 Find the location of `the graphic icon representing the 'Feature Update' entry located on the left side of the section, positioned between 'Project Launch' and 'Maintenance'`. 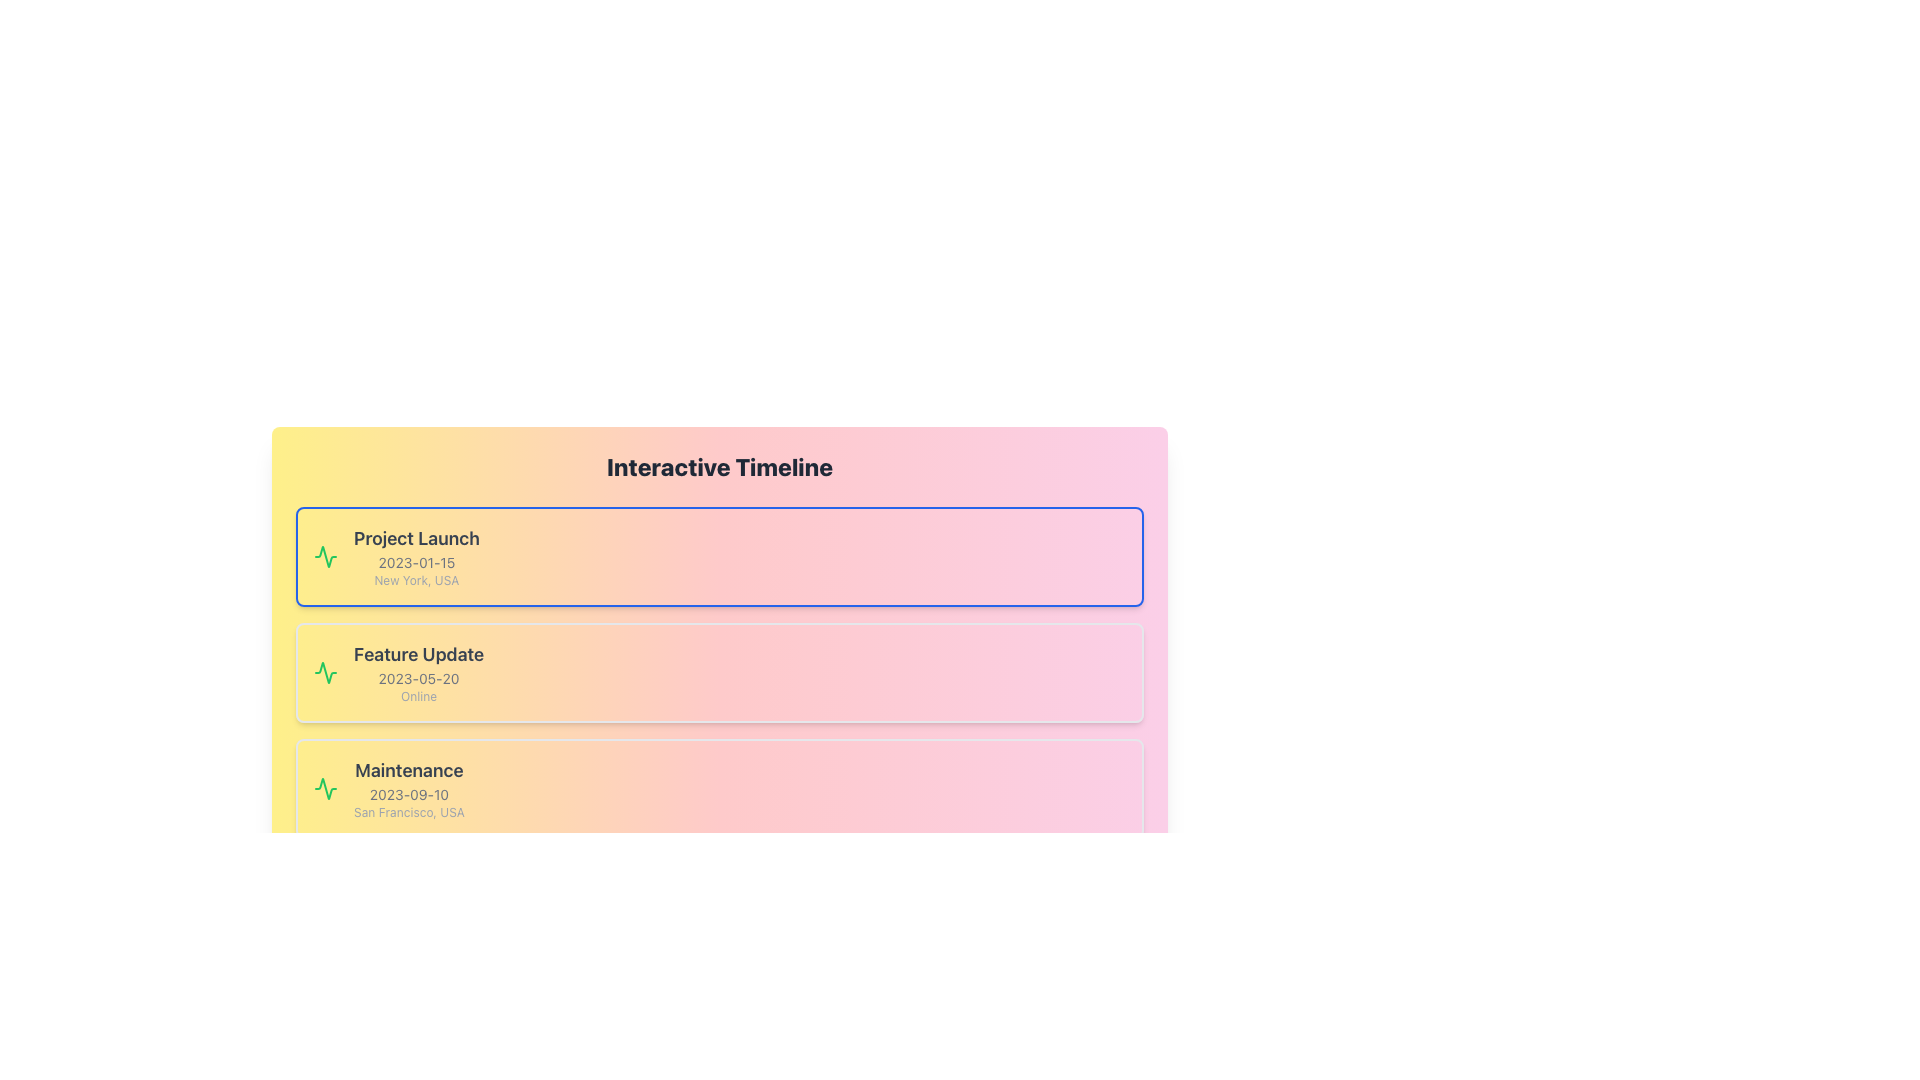

the graphic icon representing the 'Feature Update' entry located on the left side of the section, positioned between 'Project Launch' and 'Maintenance' is located at coordinates (326, 556).